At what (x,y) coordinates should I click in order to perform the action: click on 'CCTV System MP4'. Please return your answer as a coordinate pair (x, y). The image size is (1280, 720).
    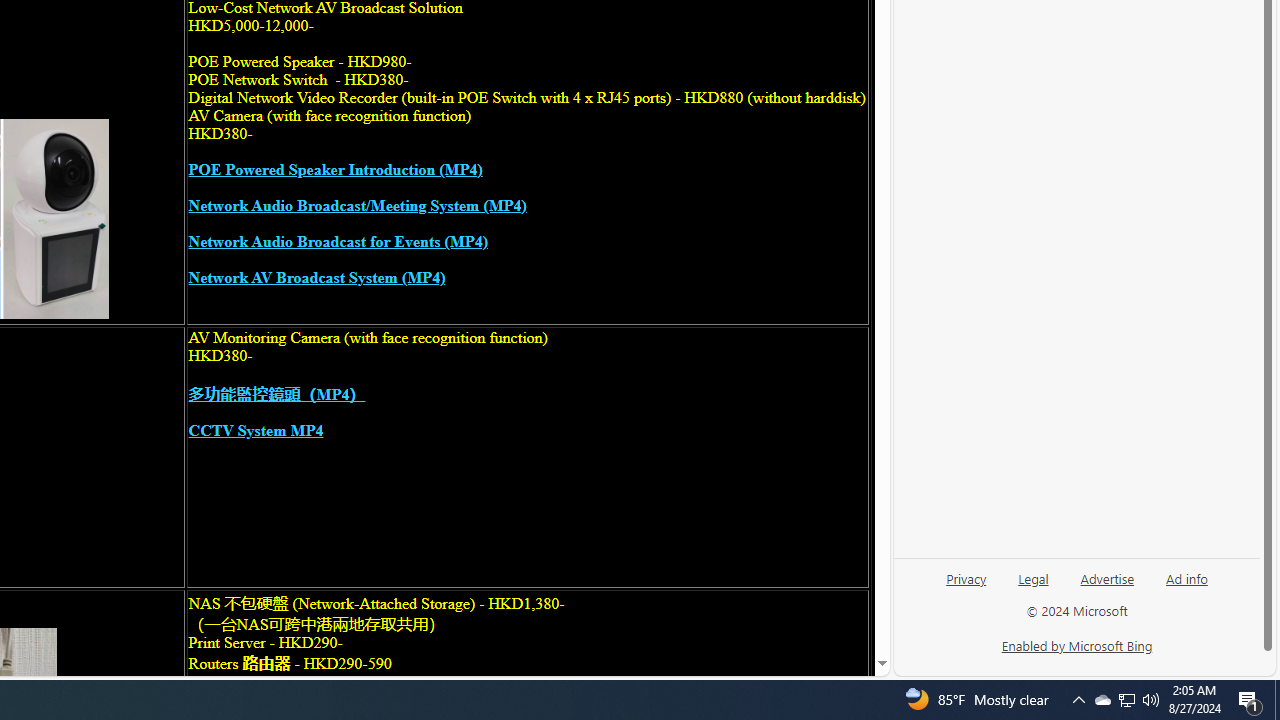
    Looking at the image, I should click on (255, 429).